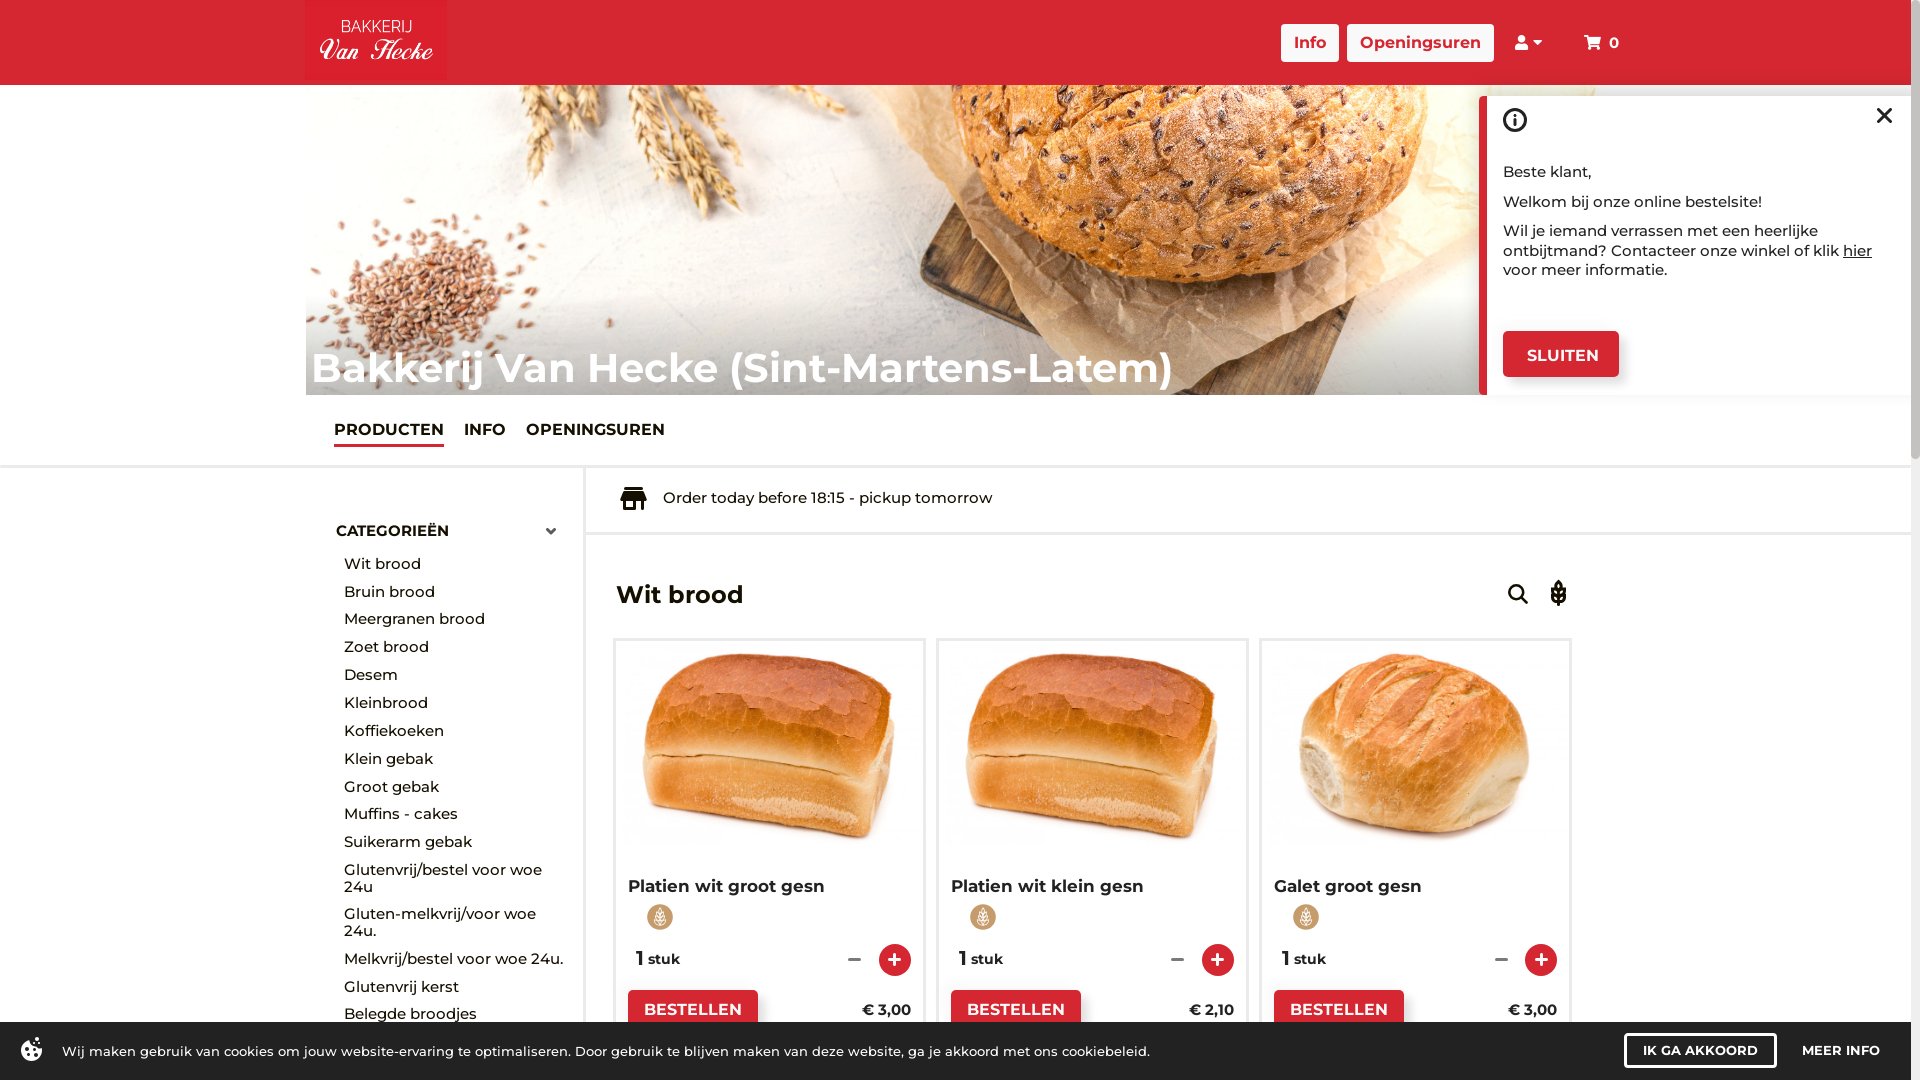  Describe the element at coordinates (456, 590) in the screenshot. I see `'Bruin brood'` at that location.